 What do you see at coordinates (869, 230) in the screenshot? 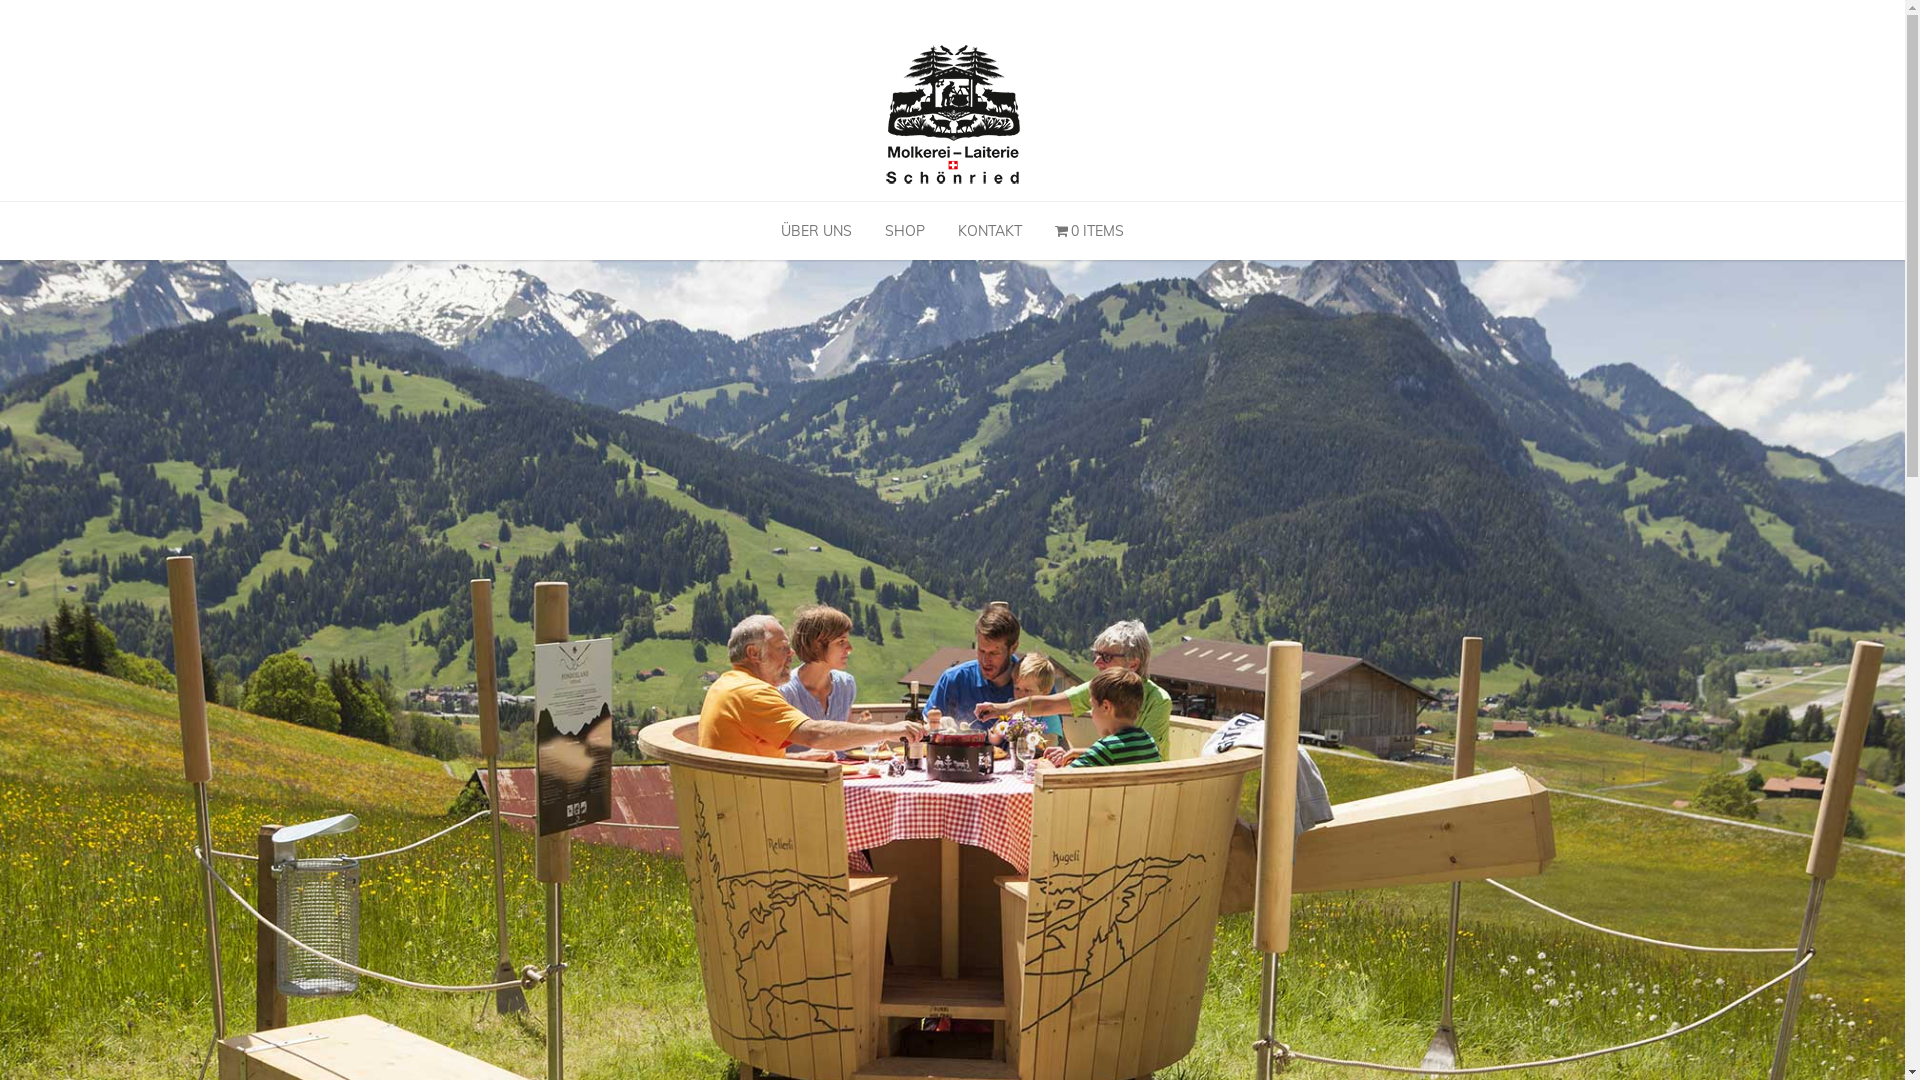
I see `'SHOP'` at bounding box center [869, 230].